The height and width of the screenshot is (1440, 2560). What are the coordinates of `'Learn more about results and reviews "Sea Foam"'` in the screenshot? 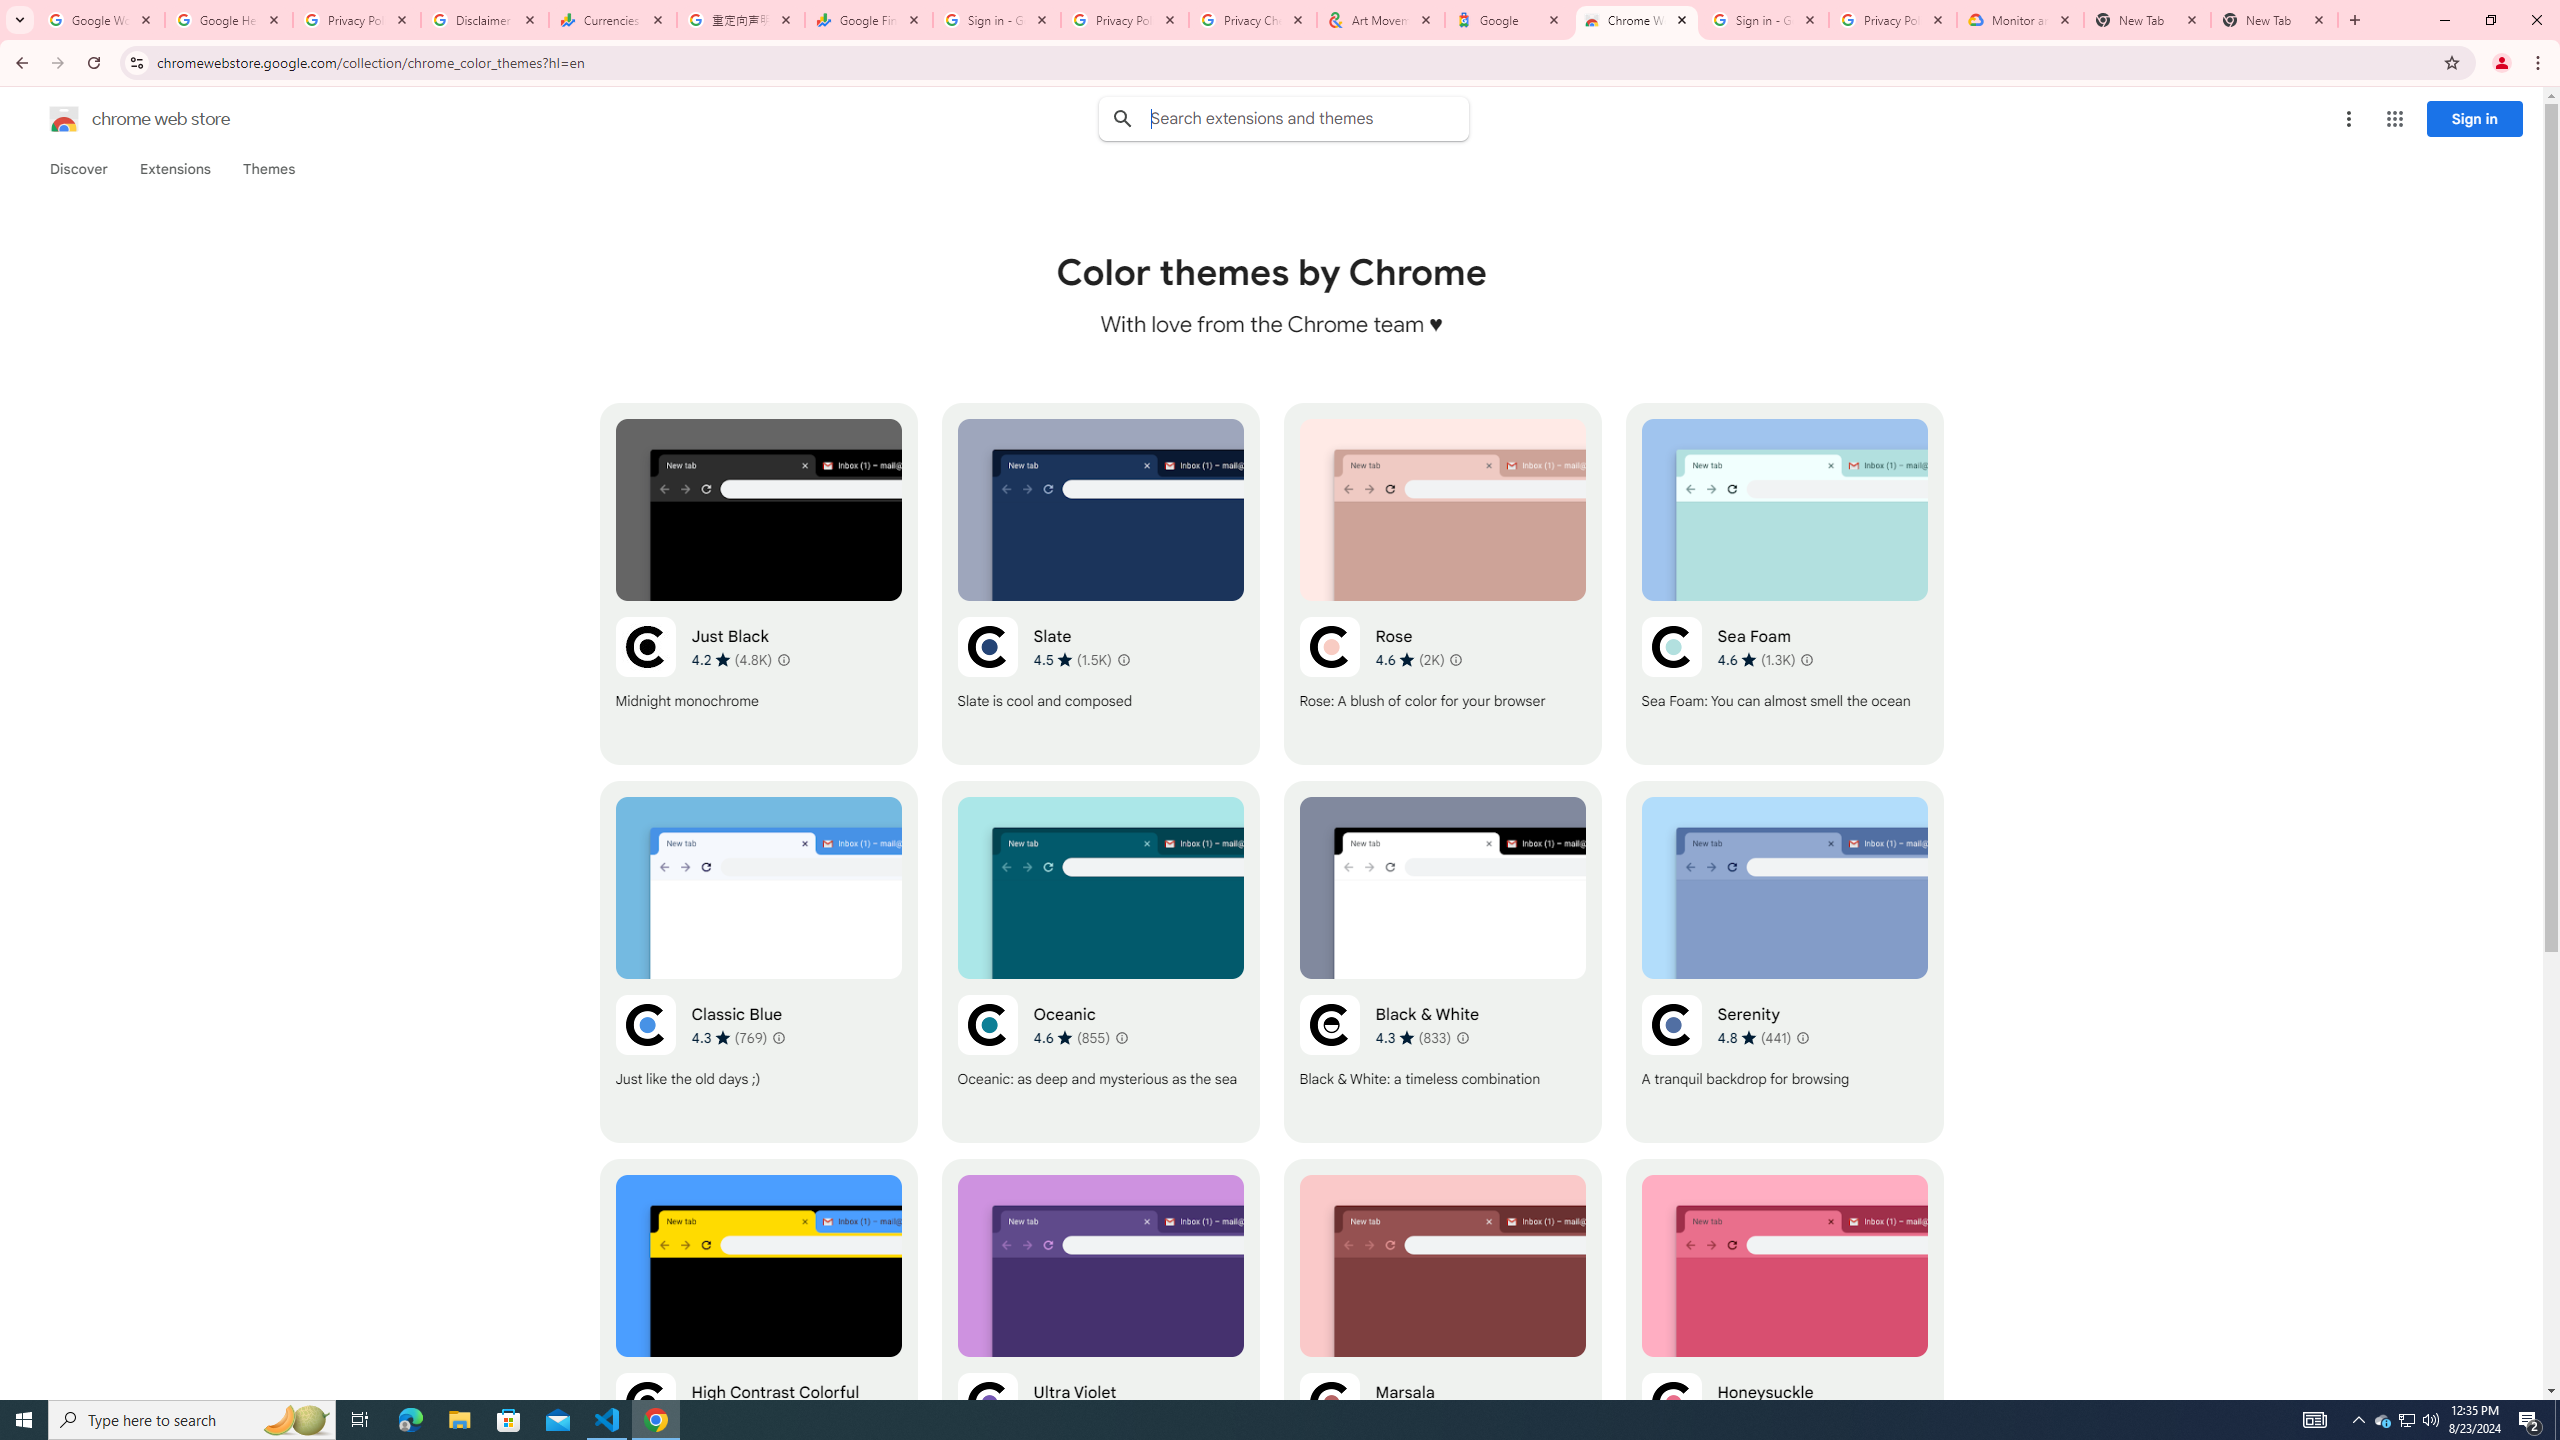 It's located at (1806, 659).